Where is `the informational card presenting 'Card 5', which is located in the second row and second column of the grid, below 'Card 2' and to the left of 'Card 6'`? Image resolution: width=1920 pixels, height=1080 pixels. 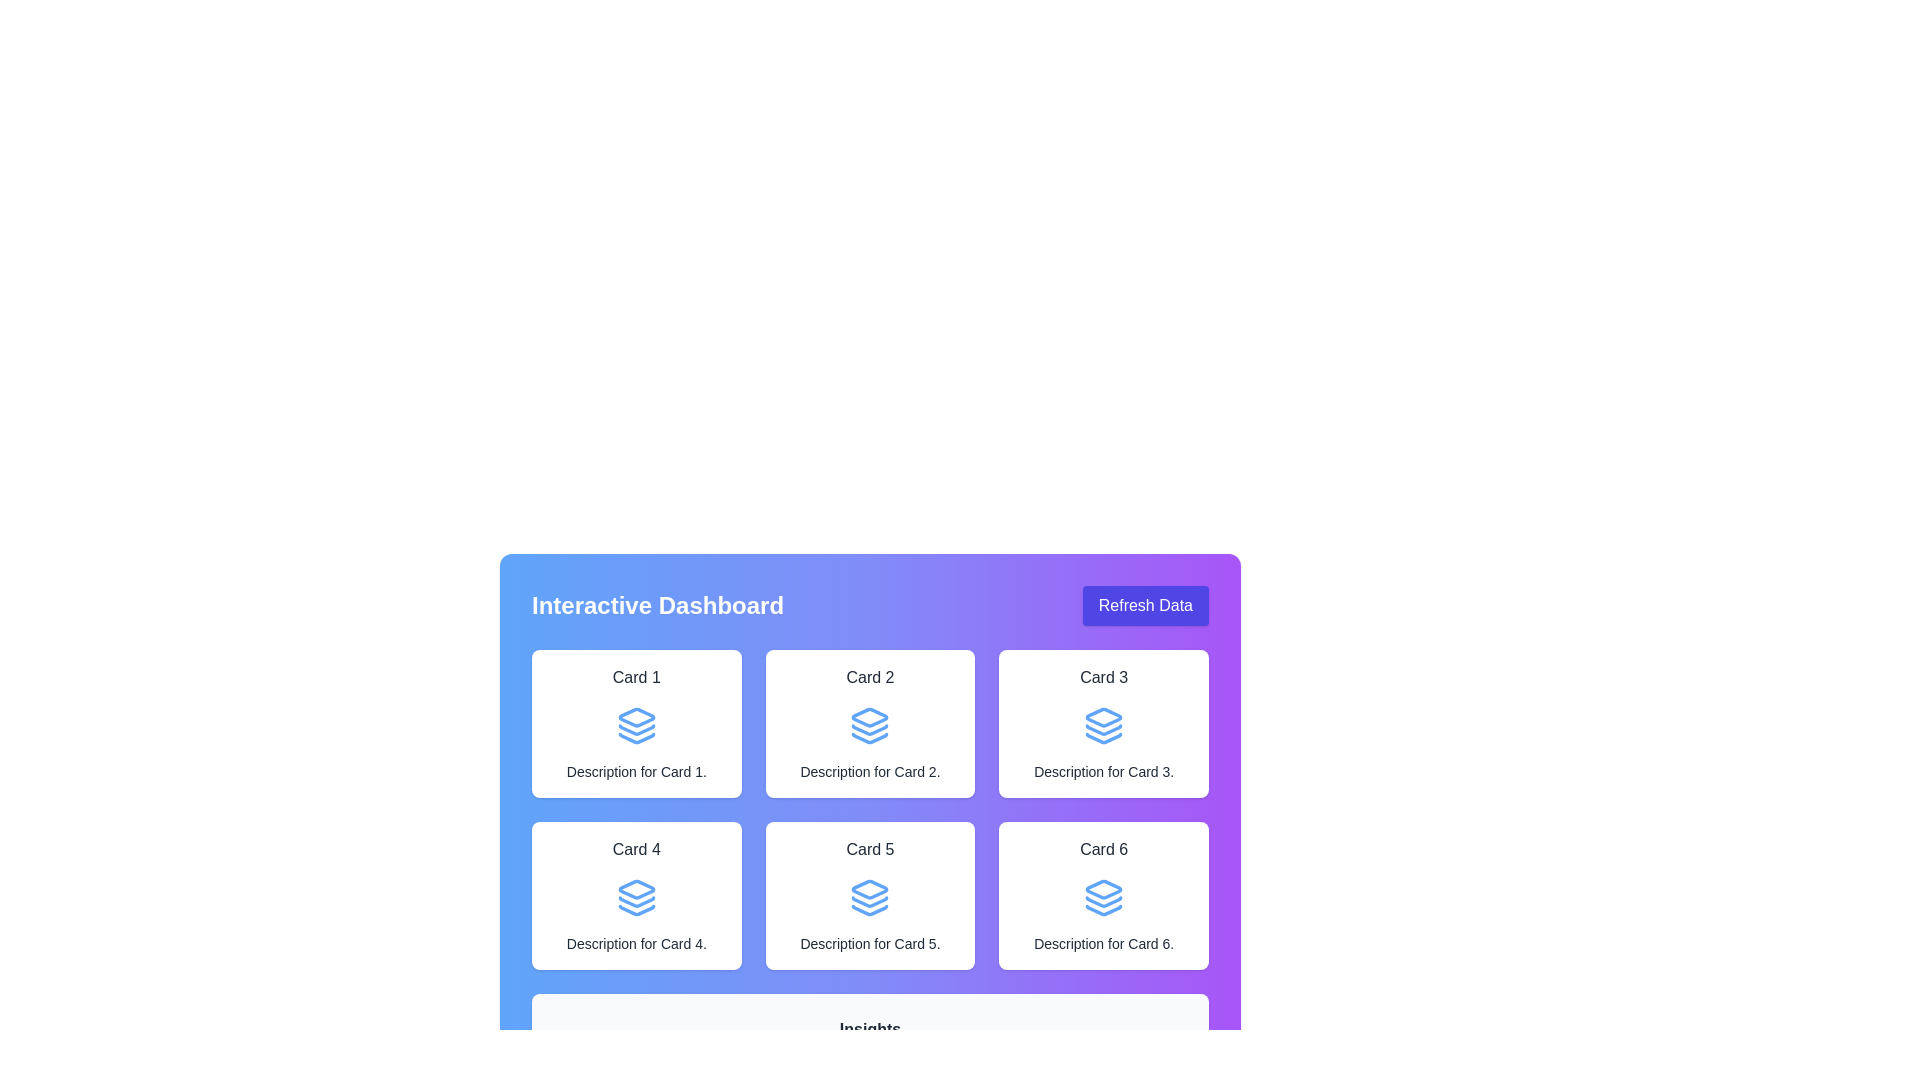
the informational card presenting 'Card 5', which is located in the second row and second column of the grid, below 'Card 2' and to the left of 'Card 6' is located at coordinates (870, 894).